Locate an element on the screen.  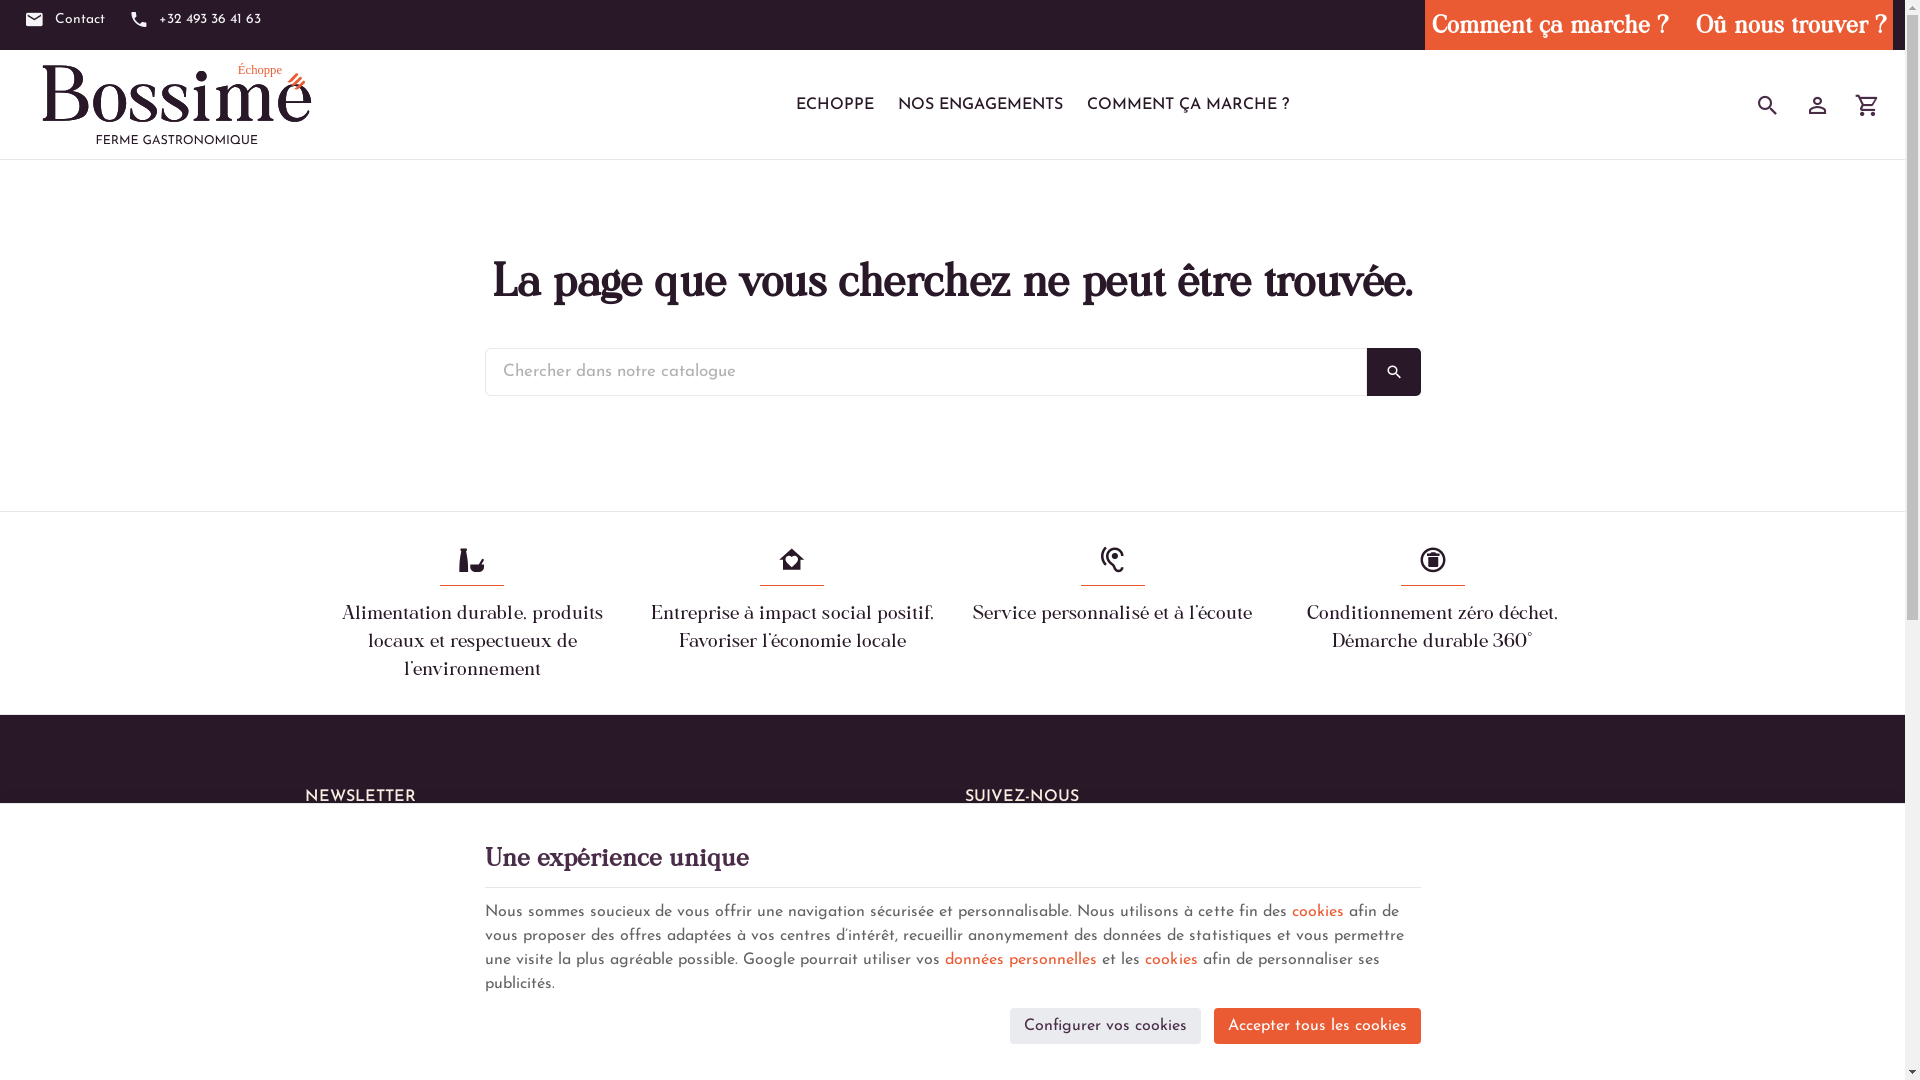
'+32 493 36 41 63' is located at coordinates (195, 19).